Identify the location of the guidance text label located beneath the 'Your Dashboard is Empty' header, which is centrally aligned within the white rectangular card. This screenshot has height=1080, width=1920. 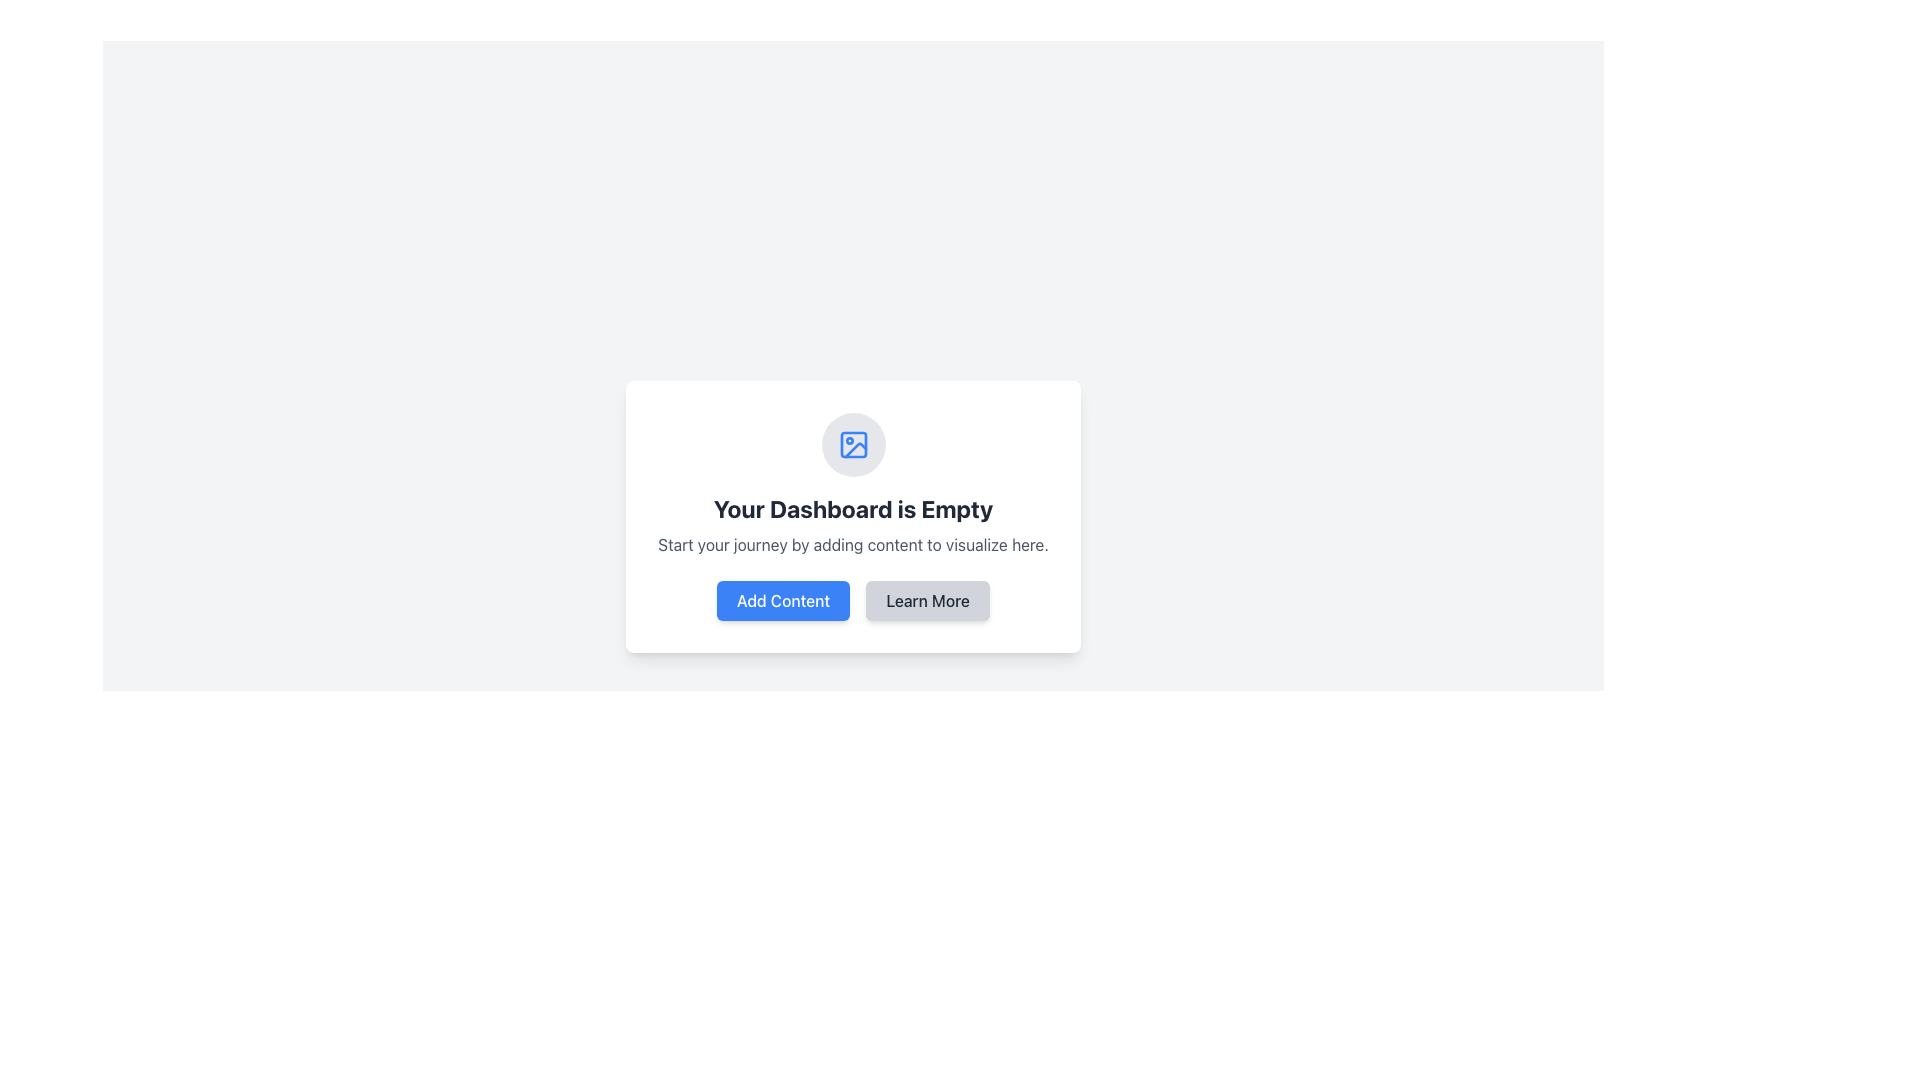
(853, 544).